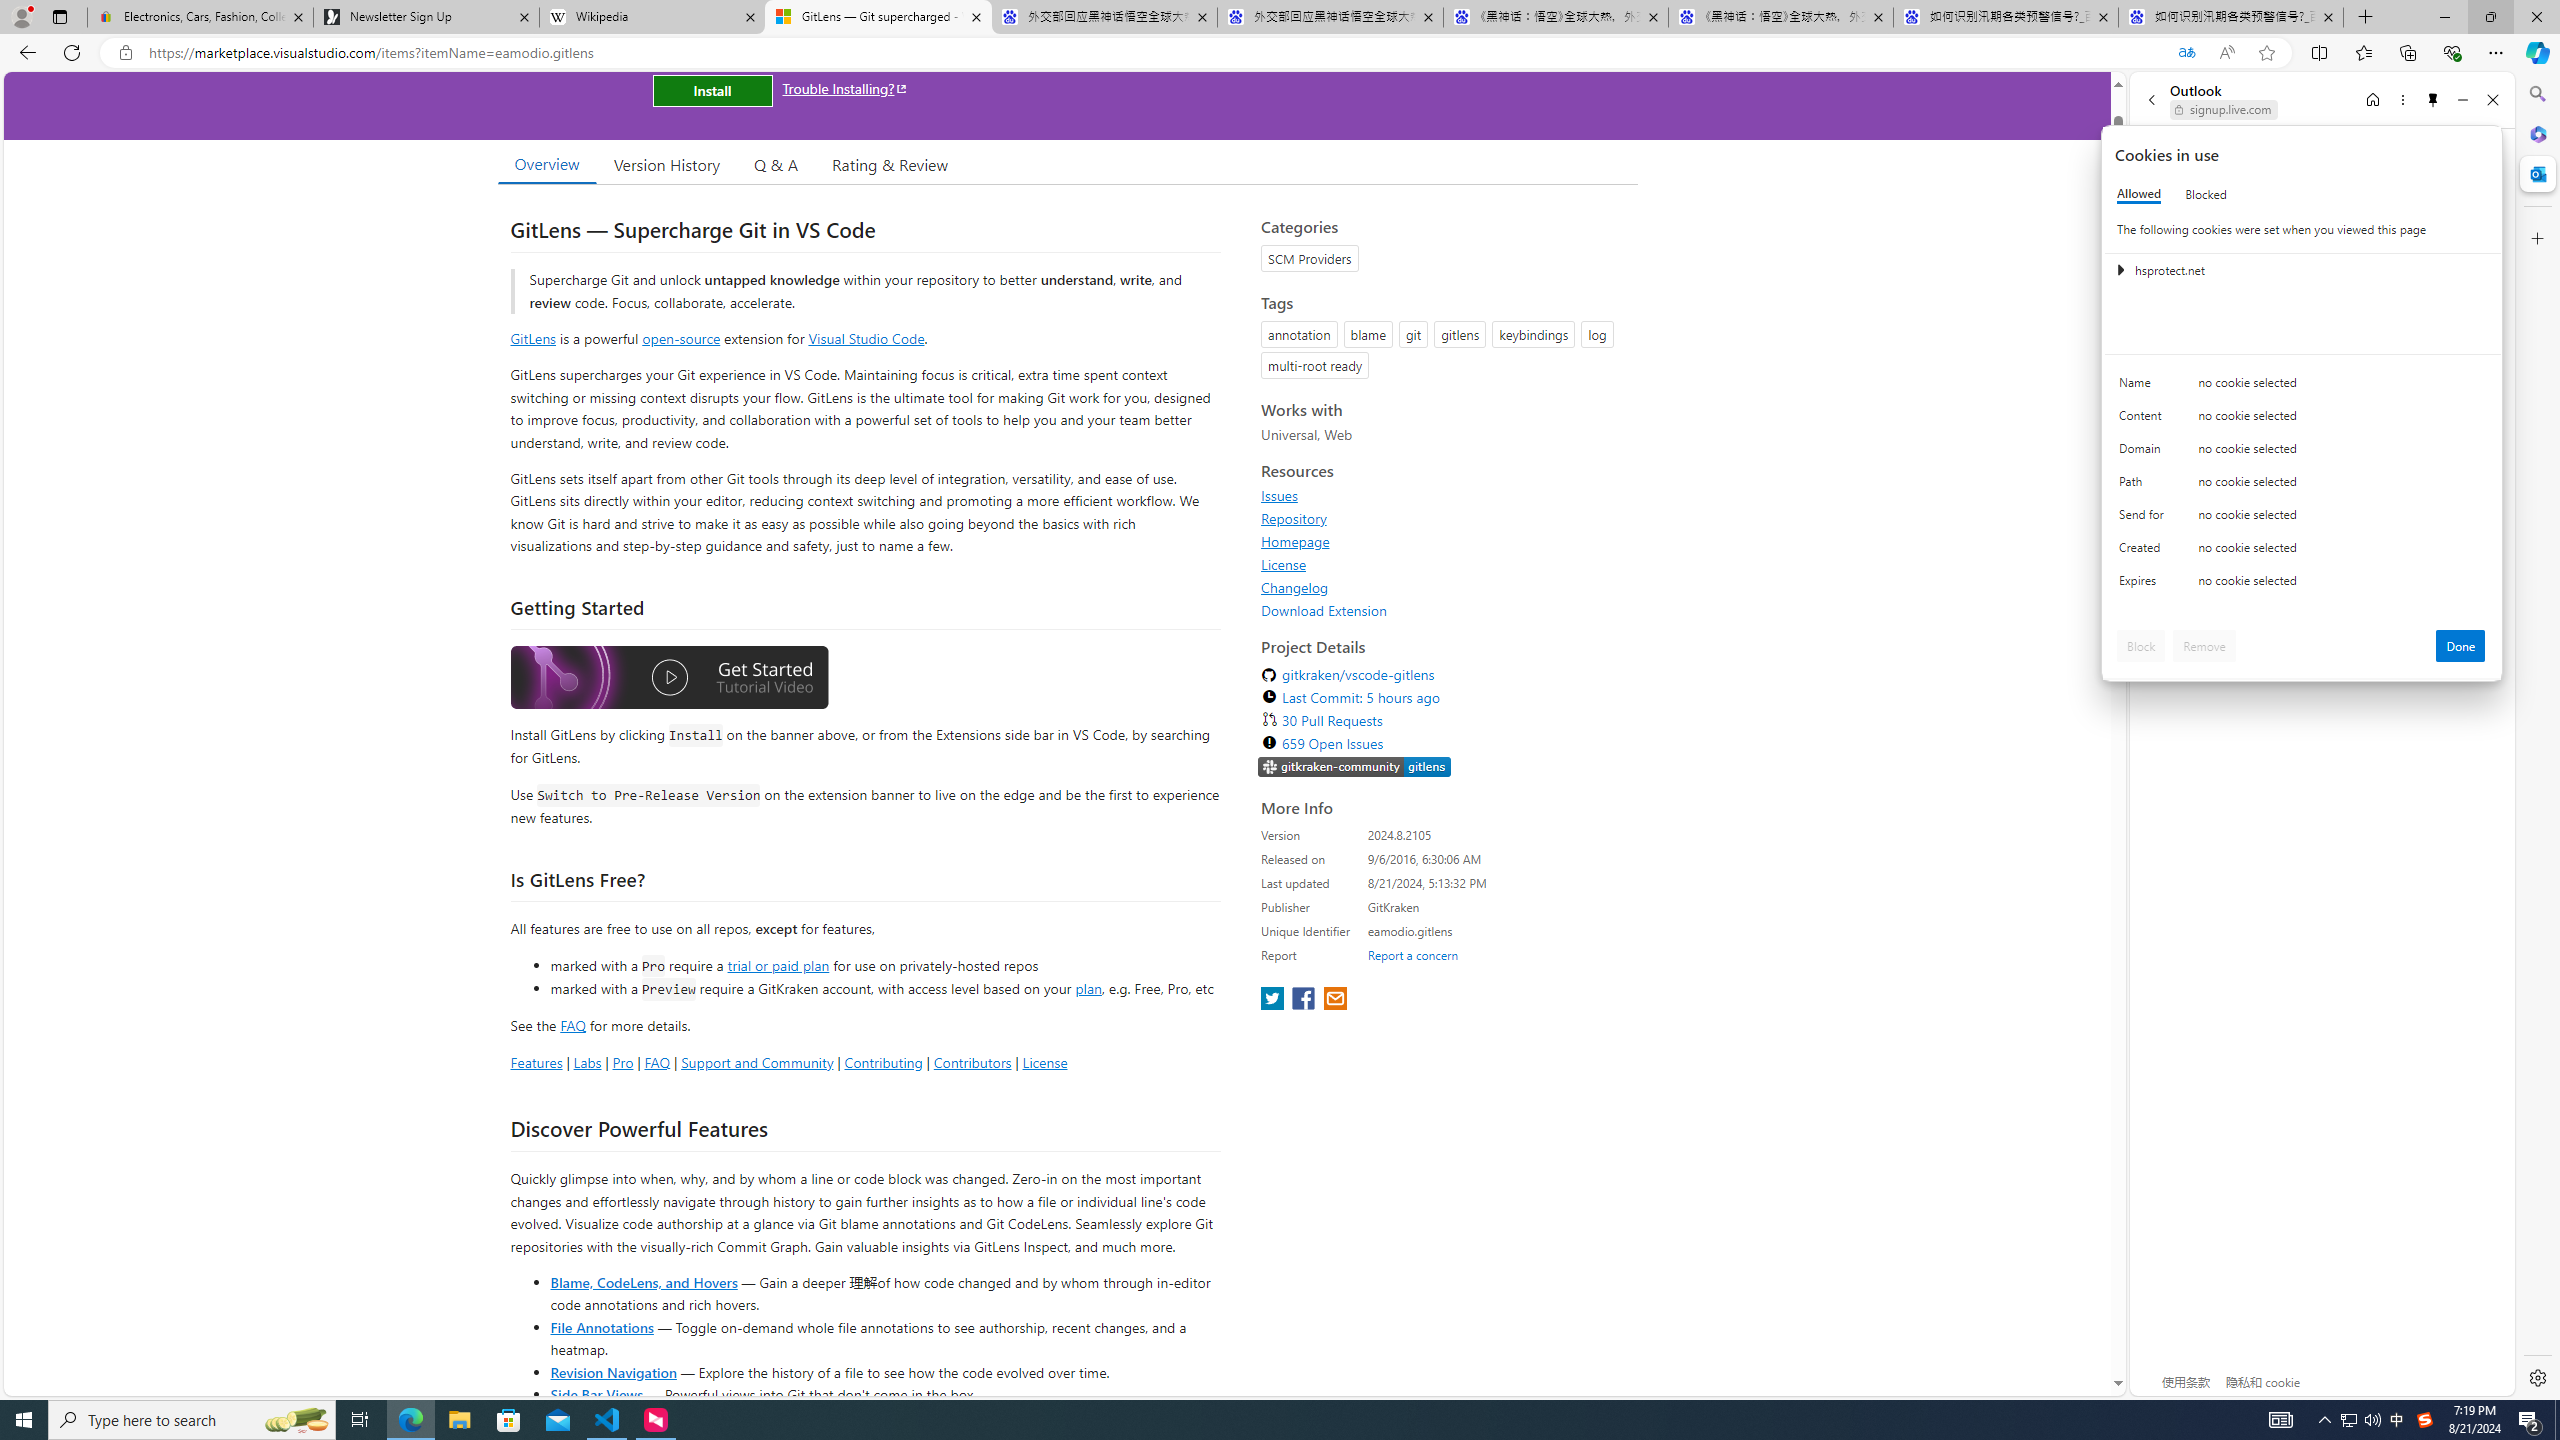  Describe the element at coordinates (2302, 585) in the screenshot. I see `'Class: c0153 c0157'` at that location.